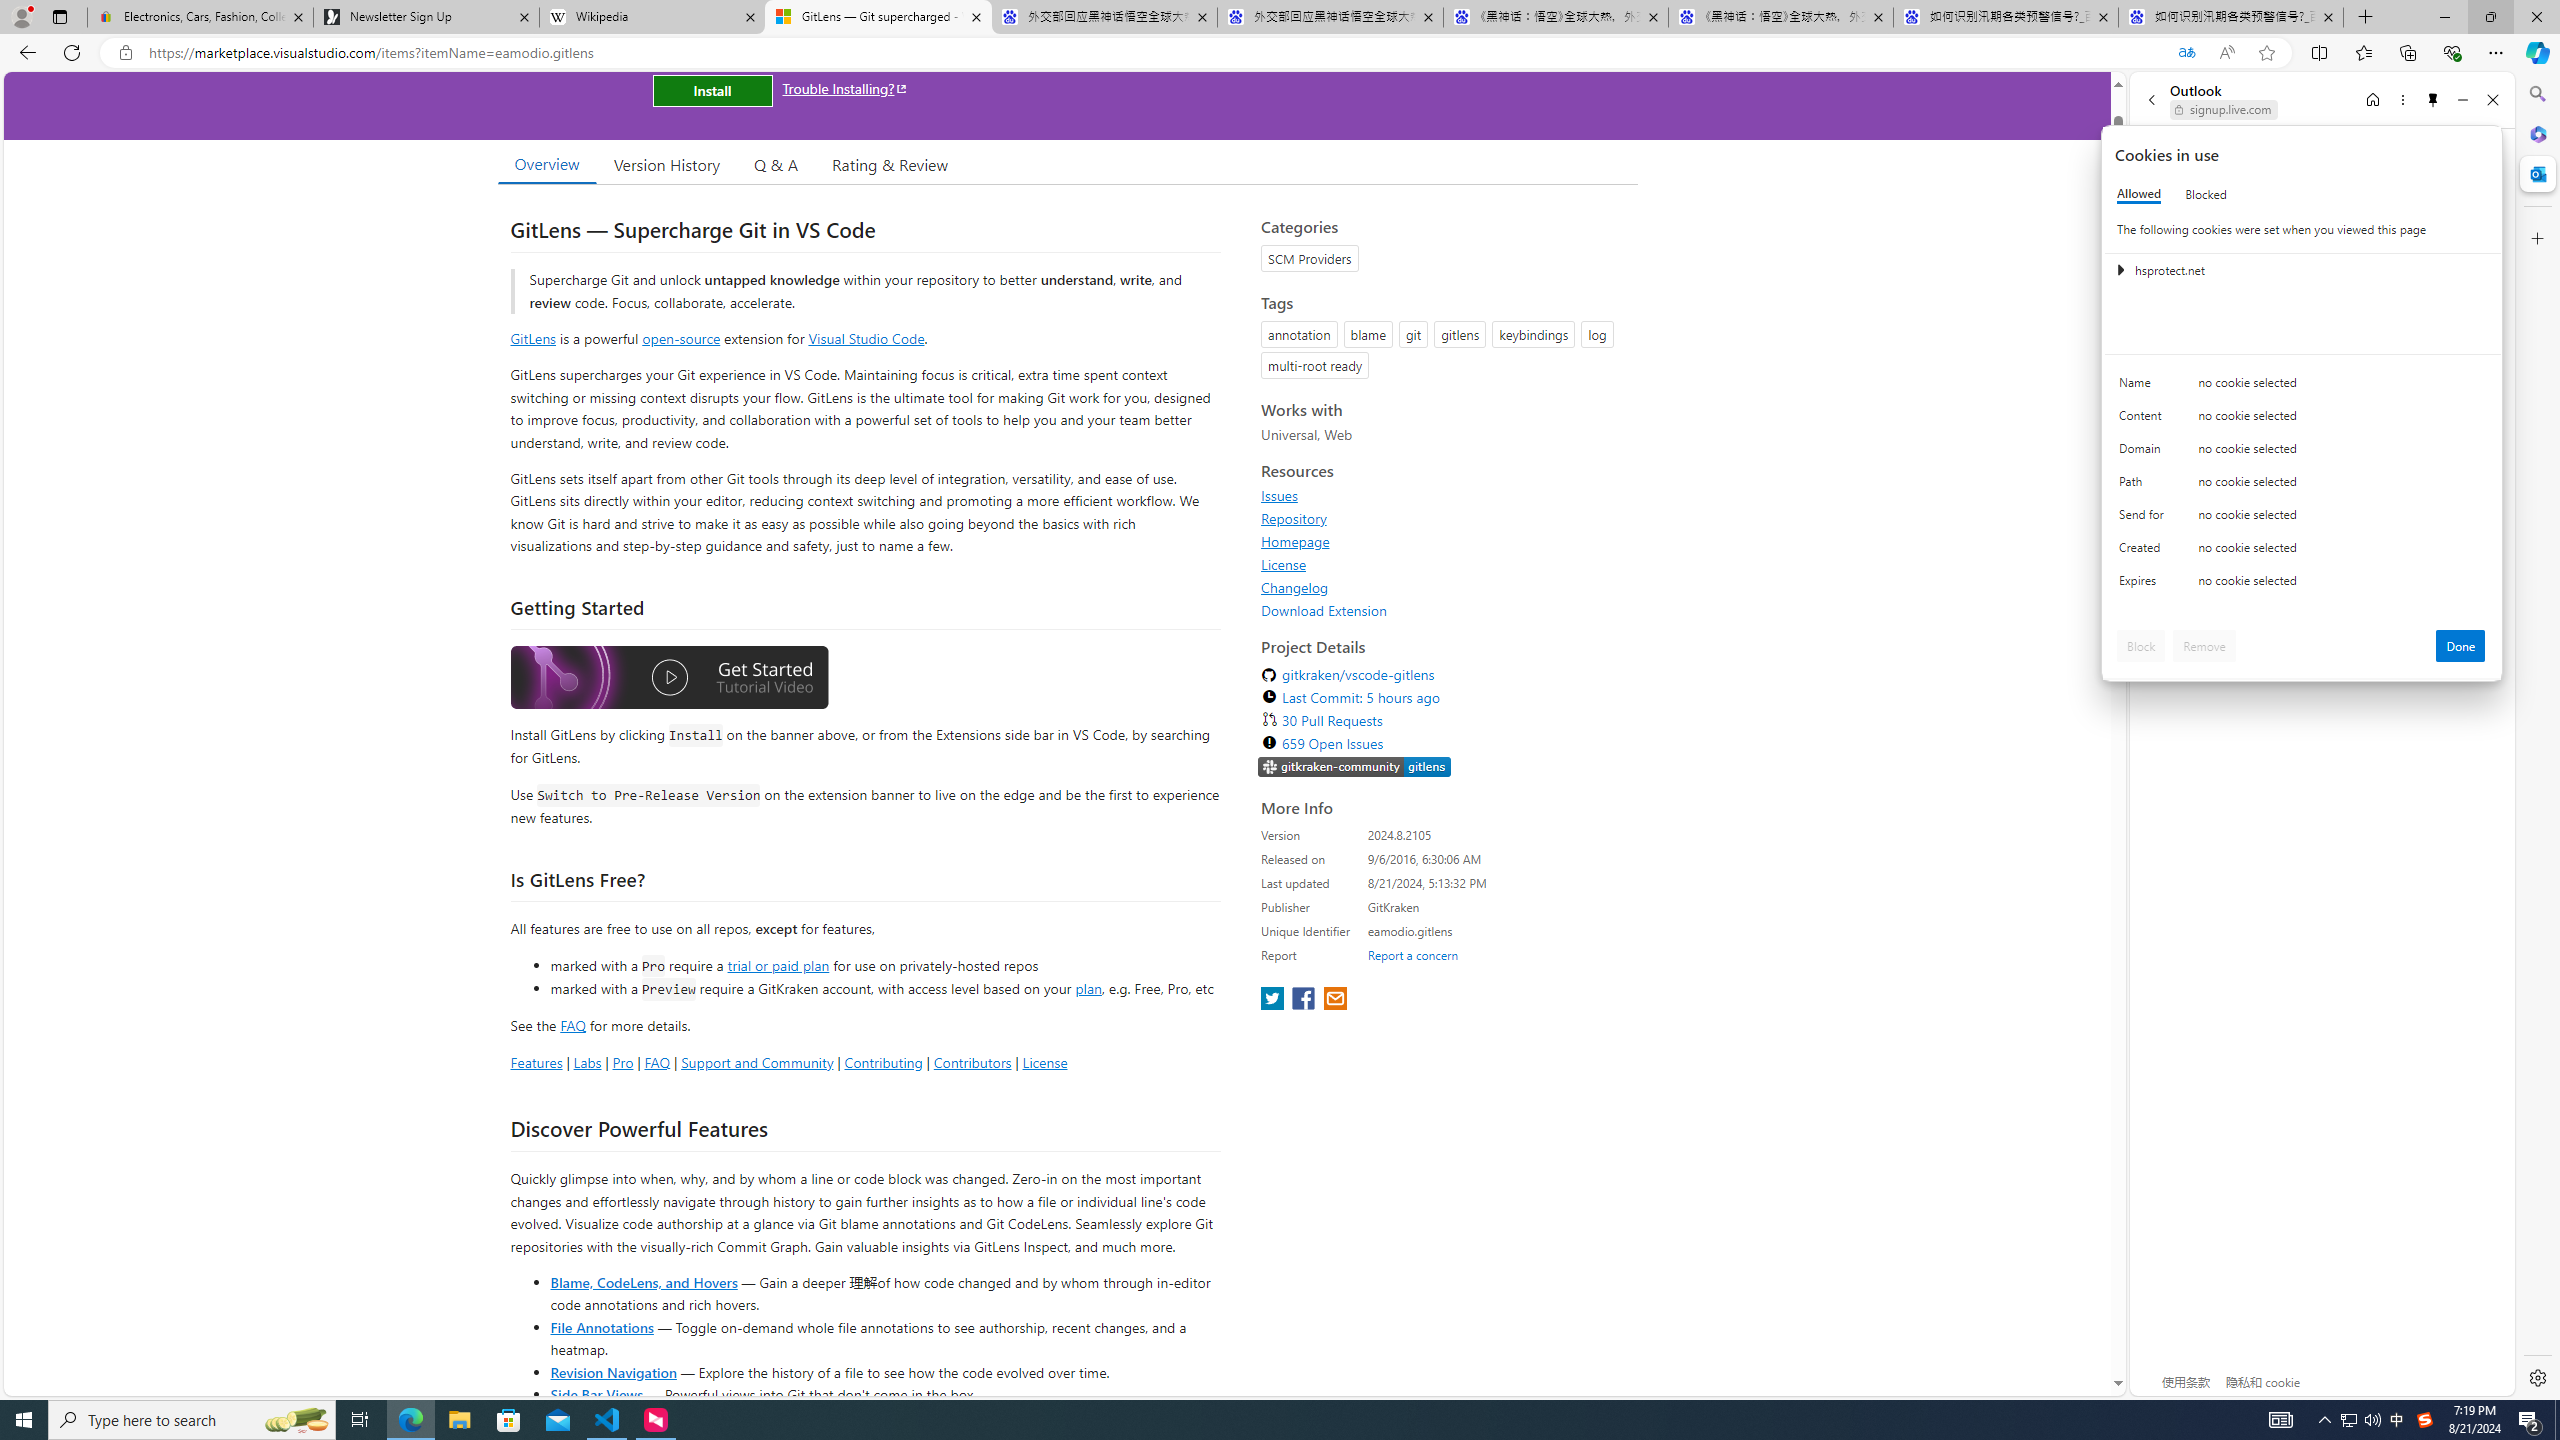  Describe the element at coordinates (2302, 585) in the screenshot. I see `'Class: c0153 c0157'` at that location.